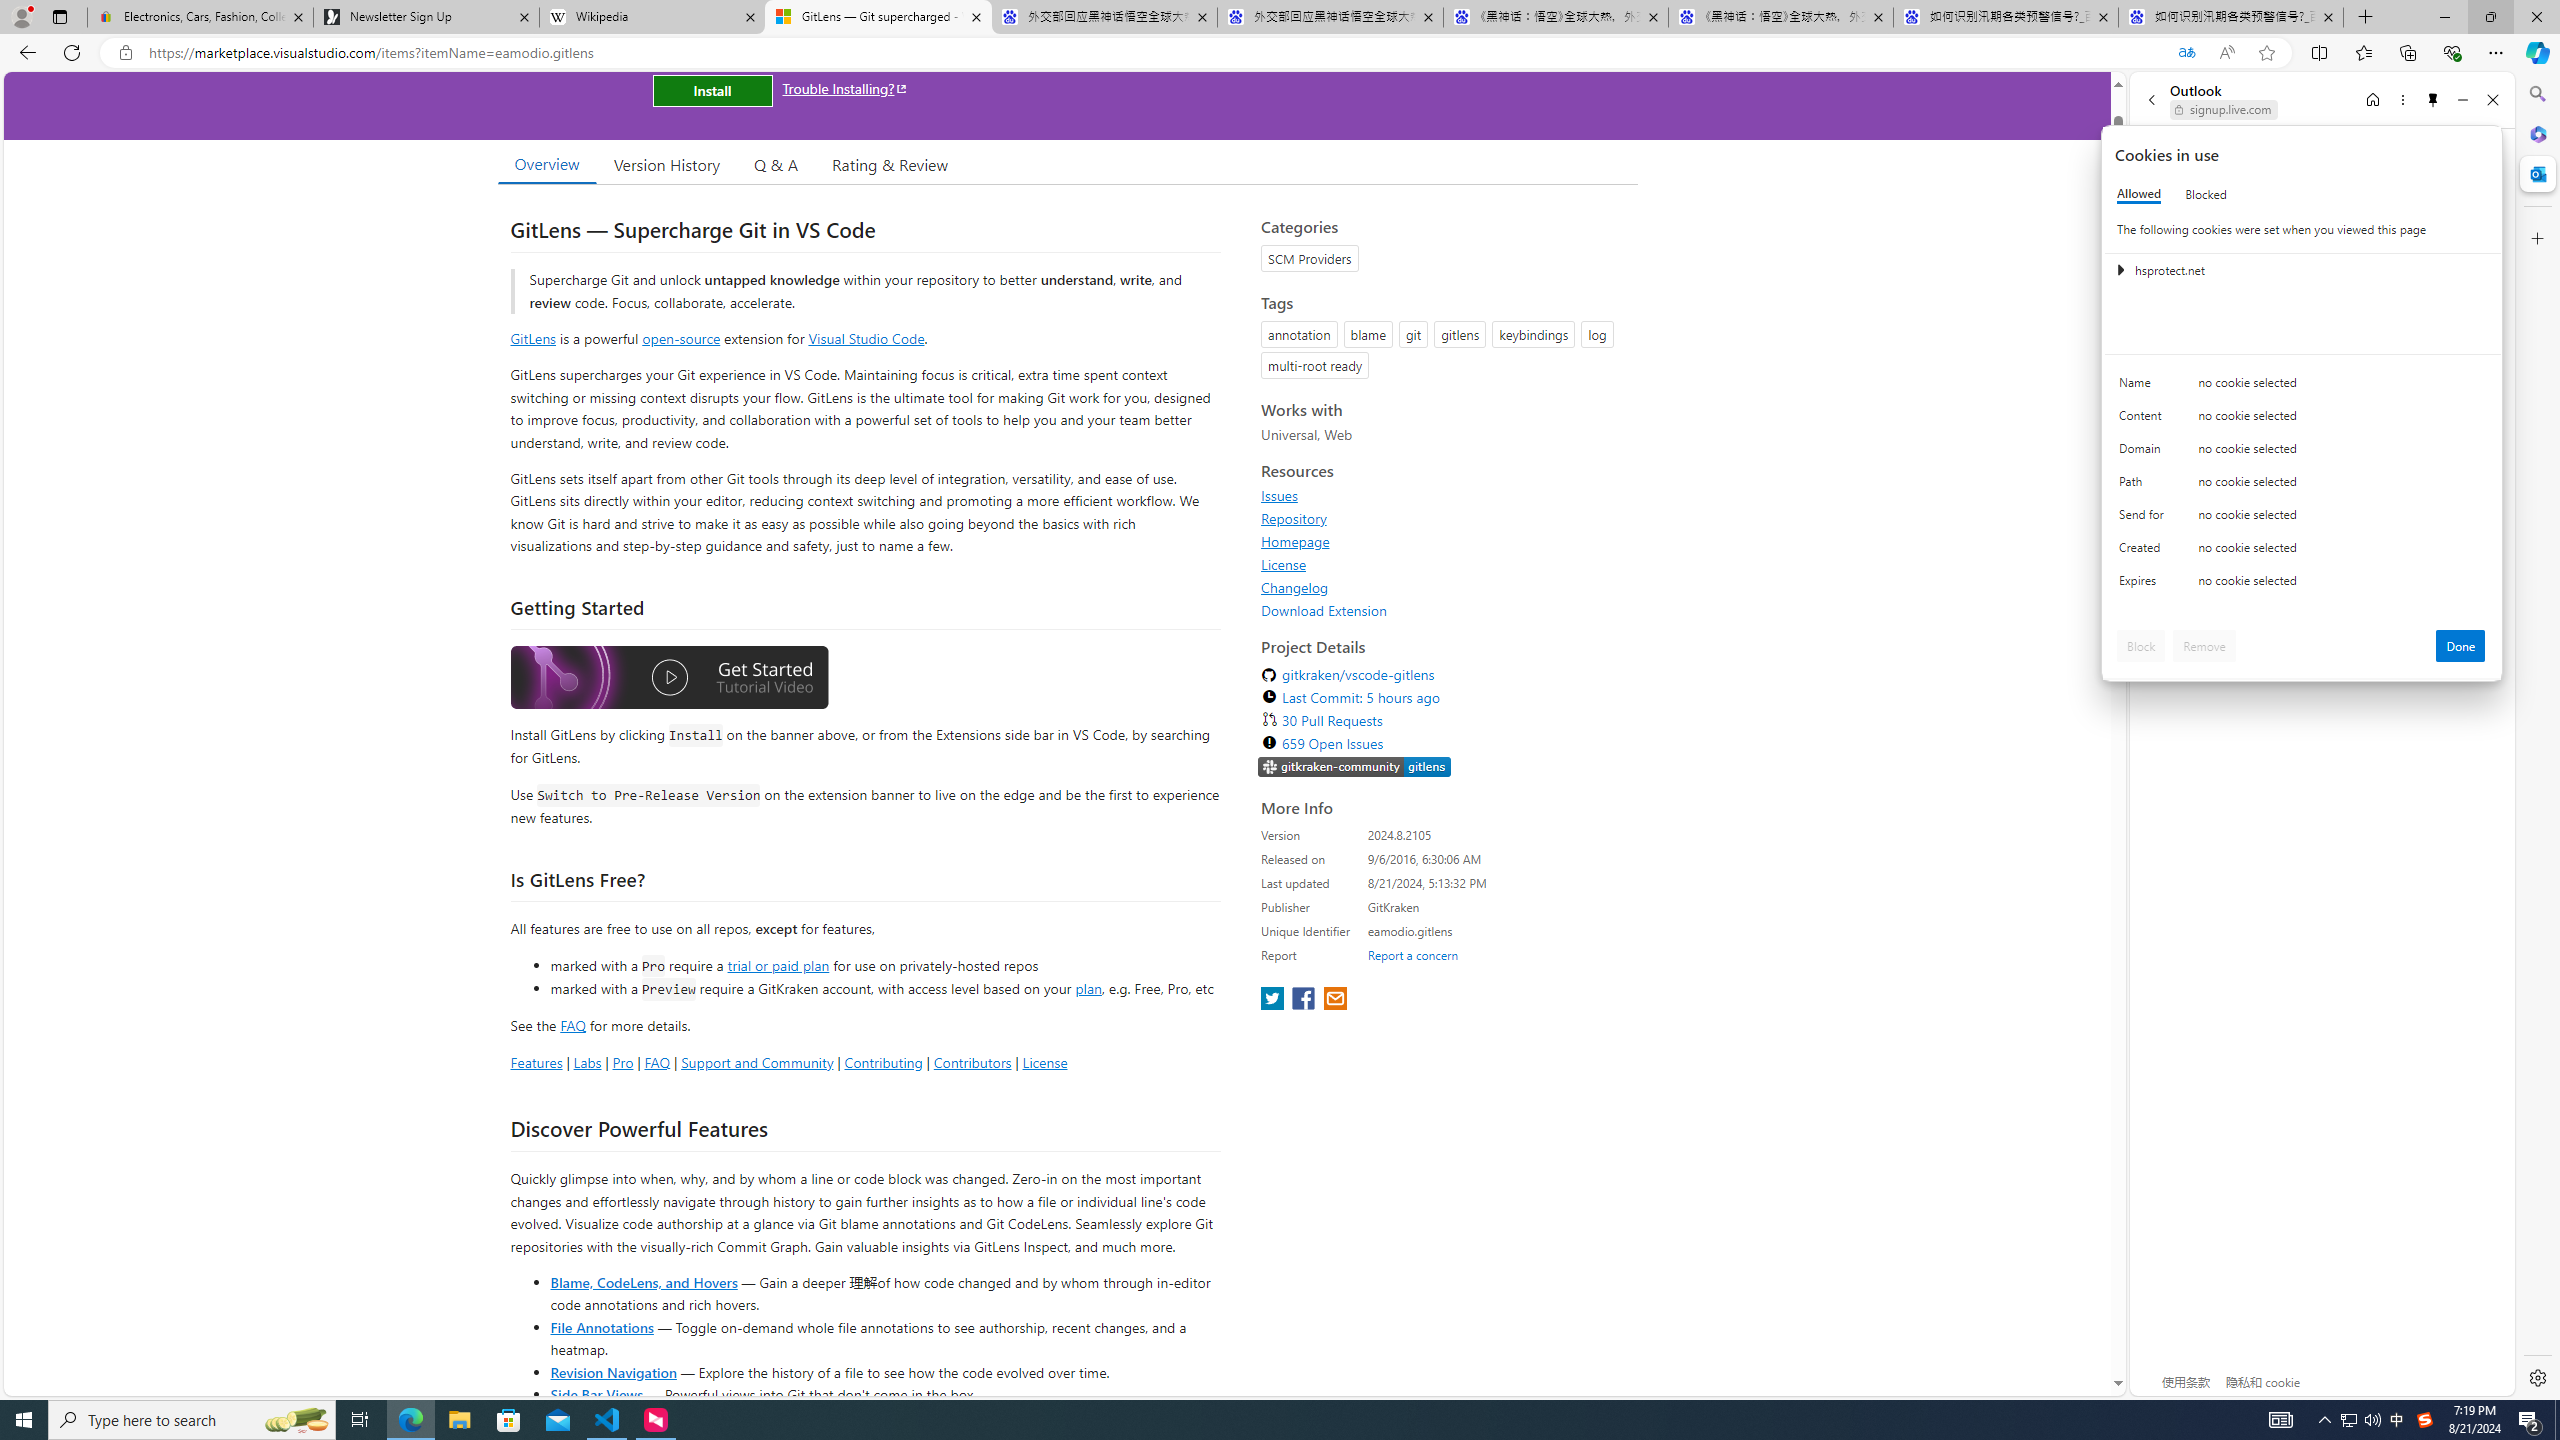  Describe the element at coordinates (2302, 585) in the screenshot. I see `'Class: c0153 c0157'` at that location.